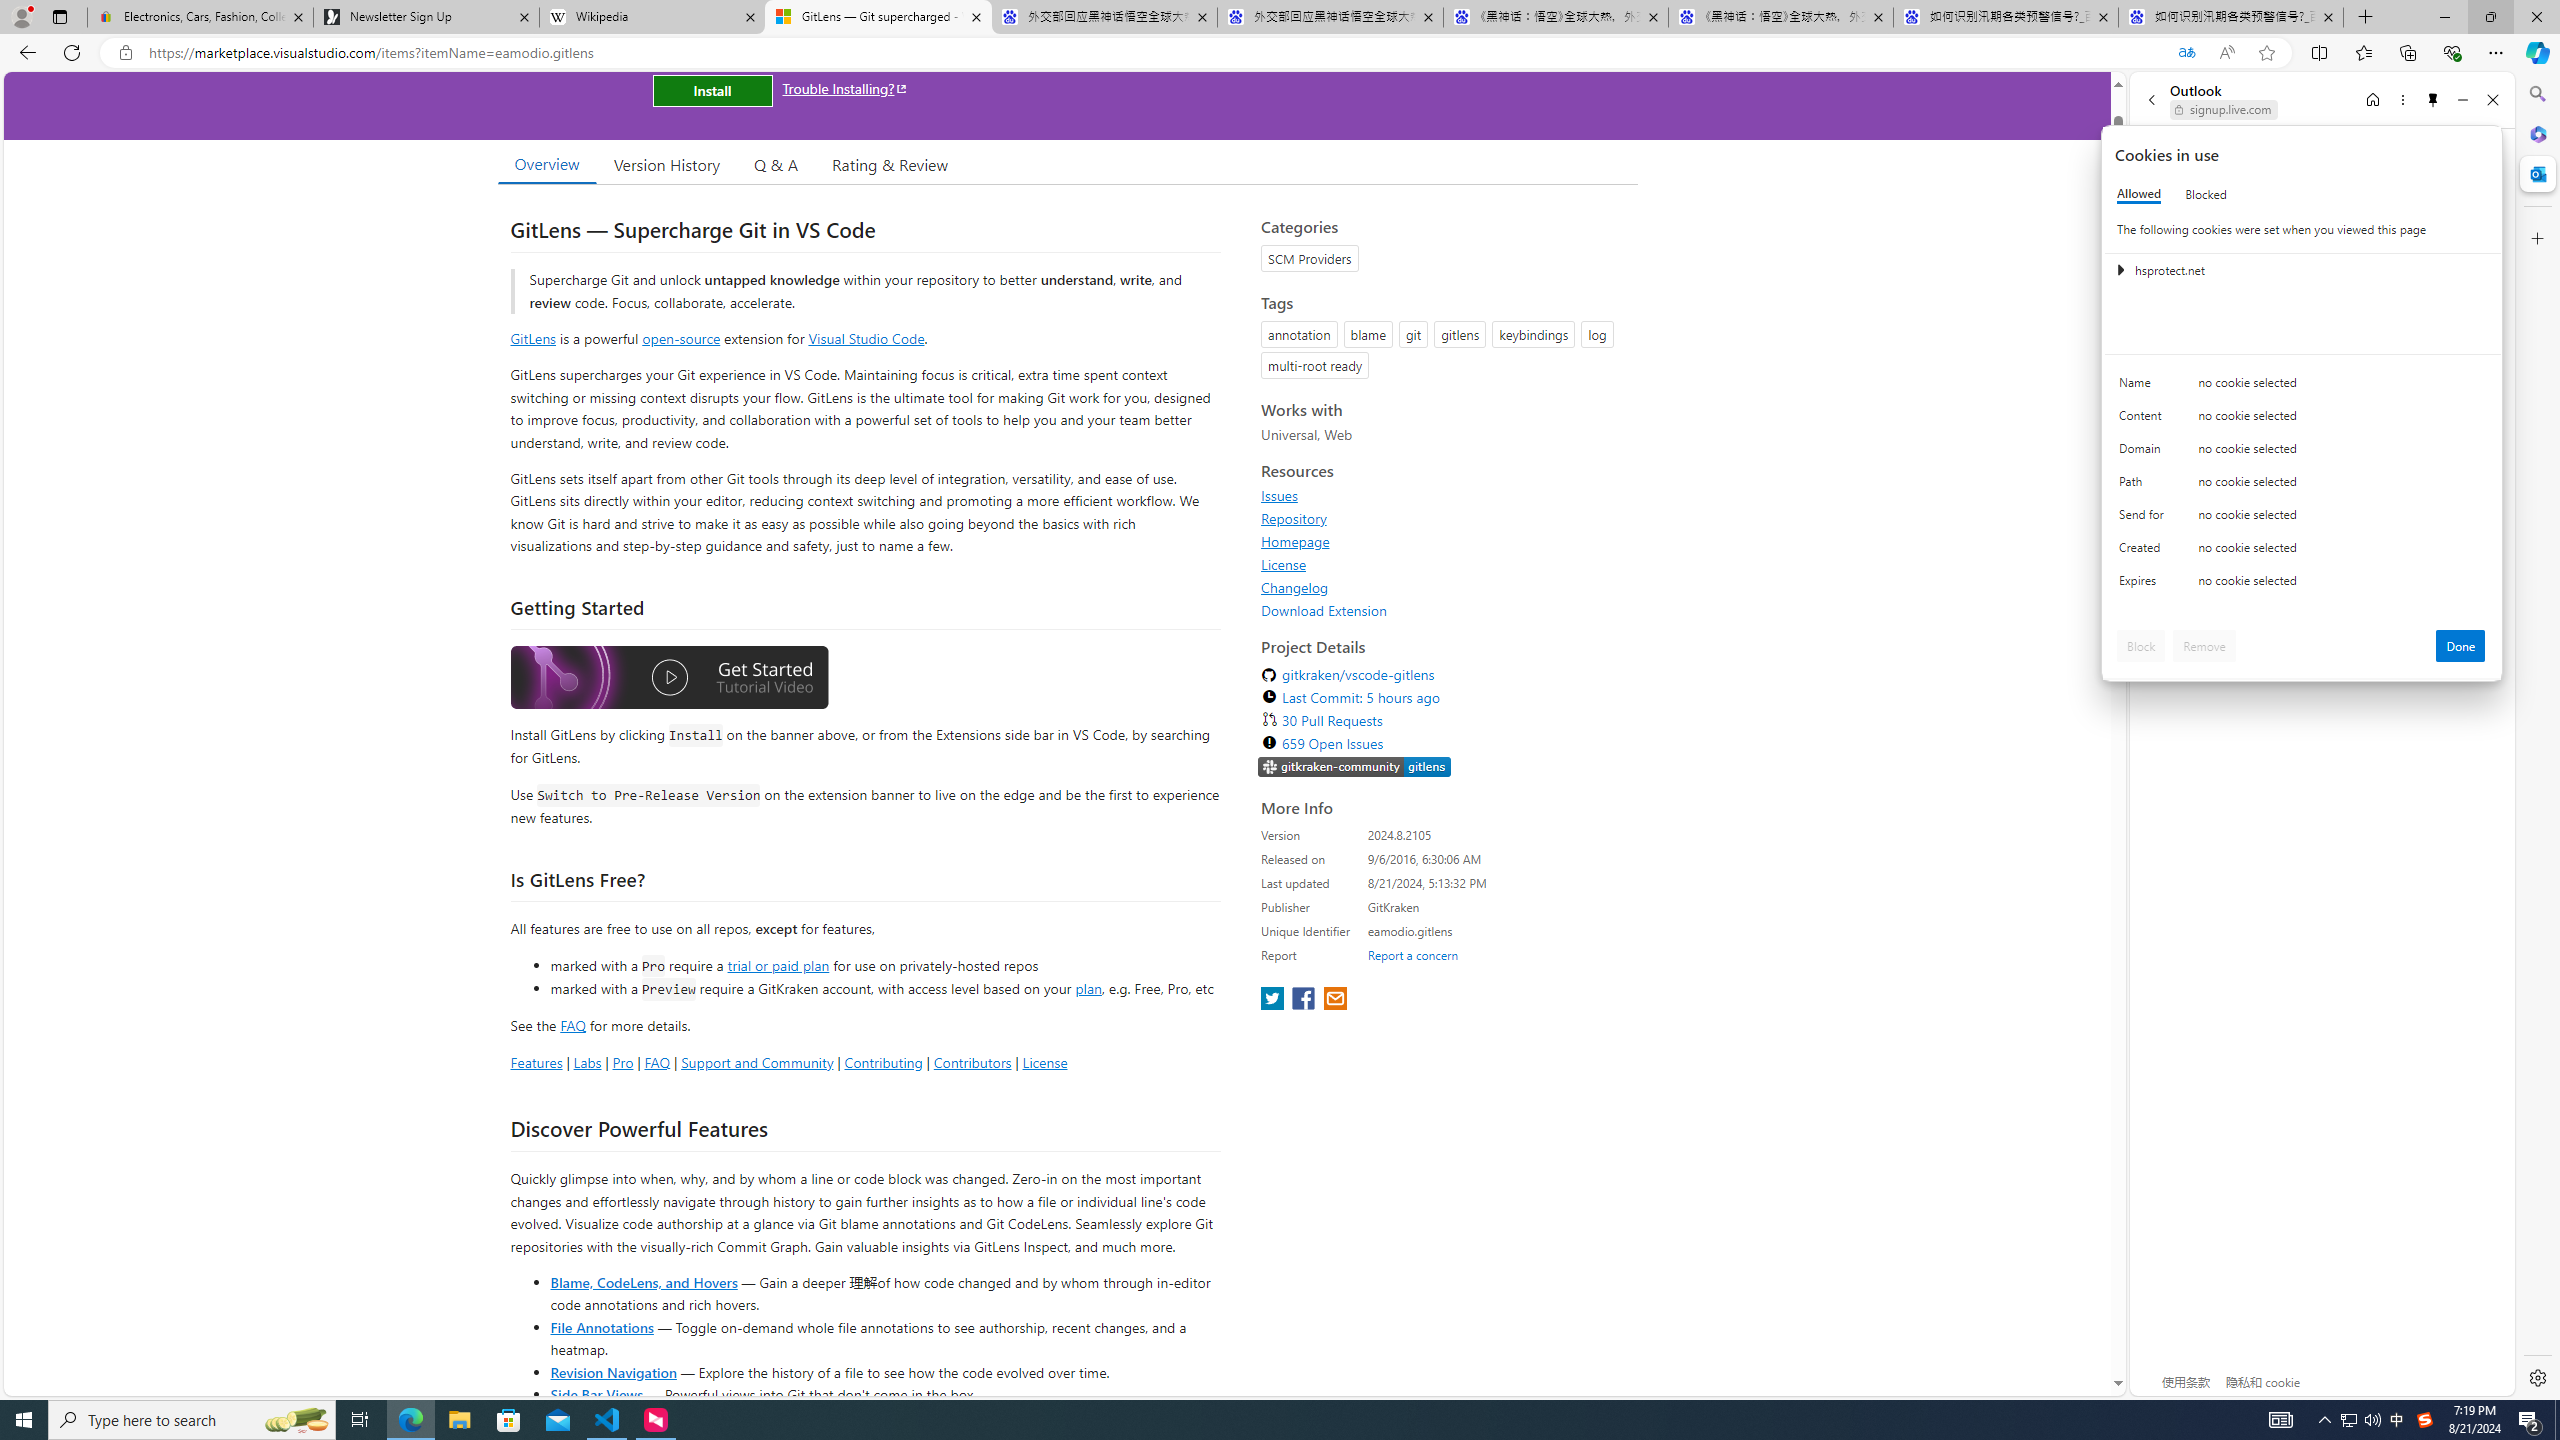  Describe the element at coordinates (2302, 585) in the screenshot. I see `'Class: c0153 c0157'` at that location.